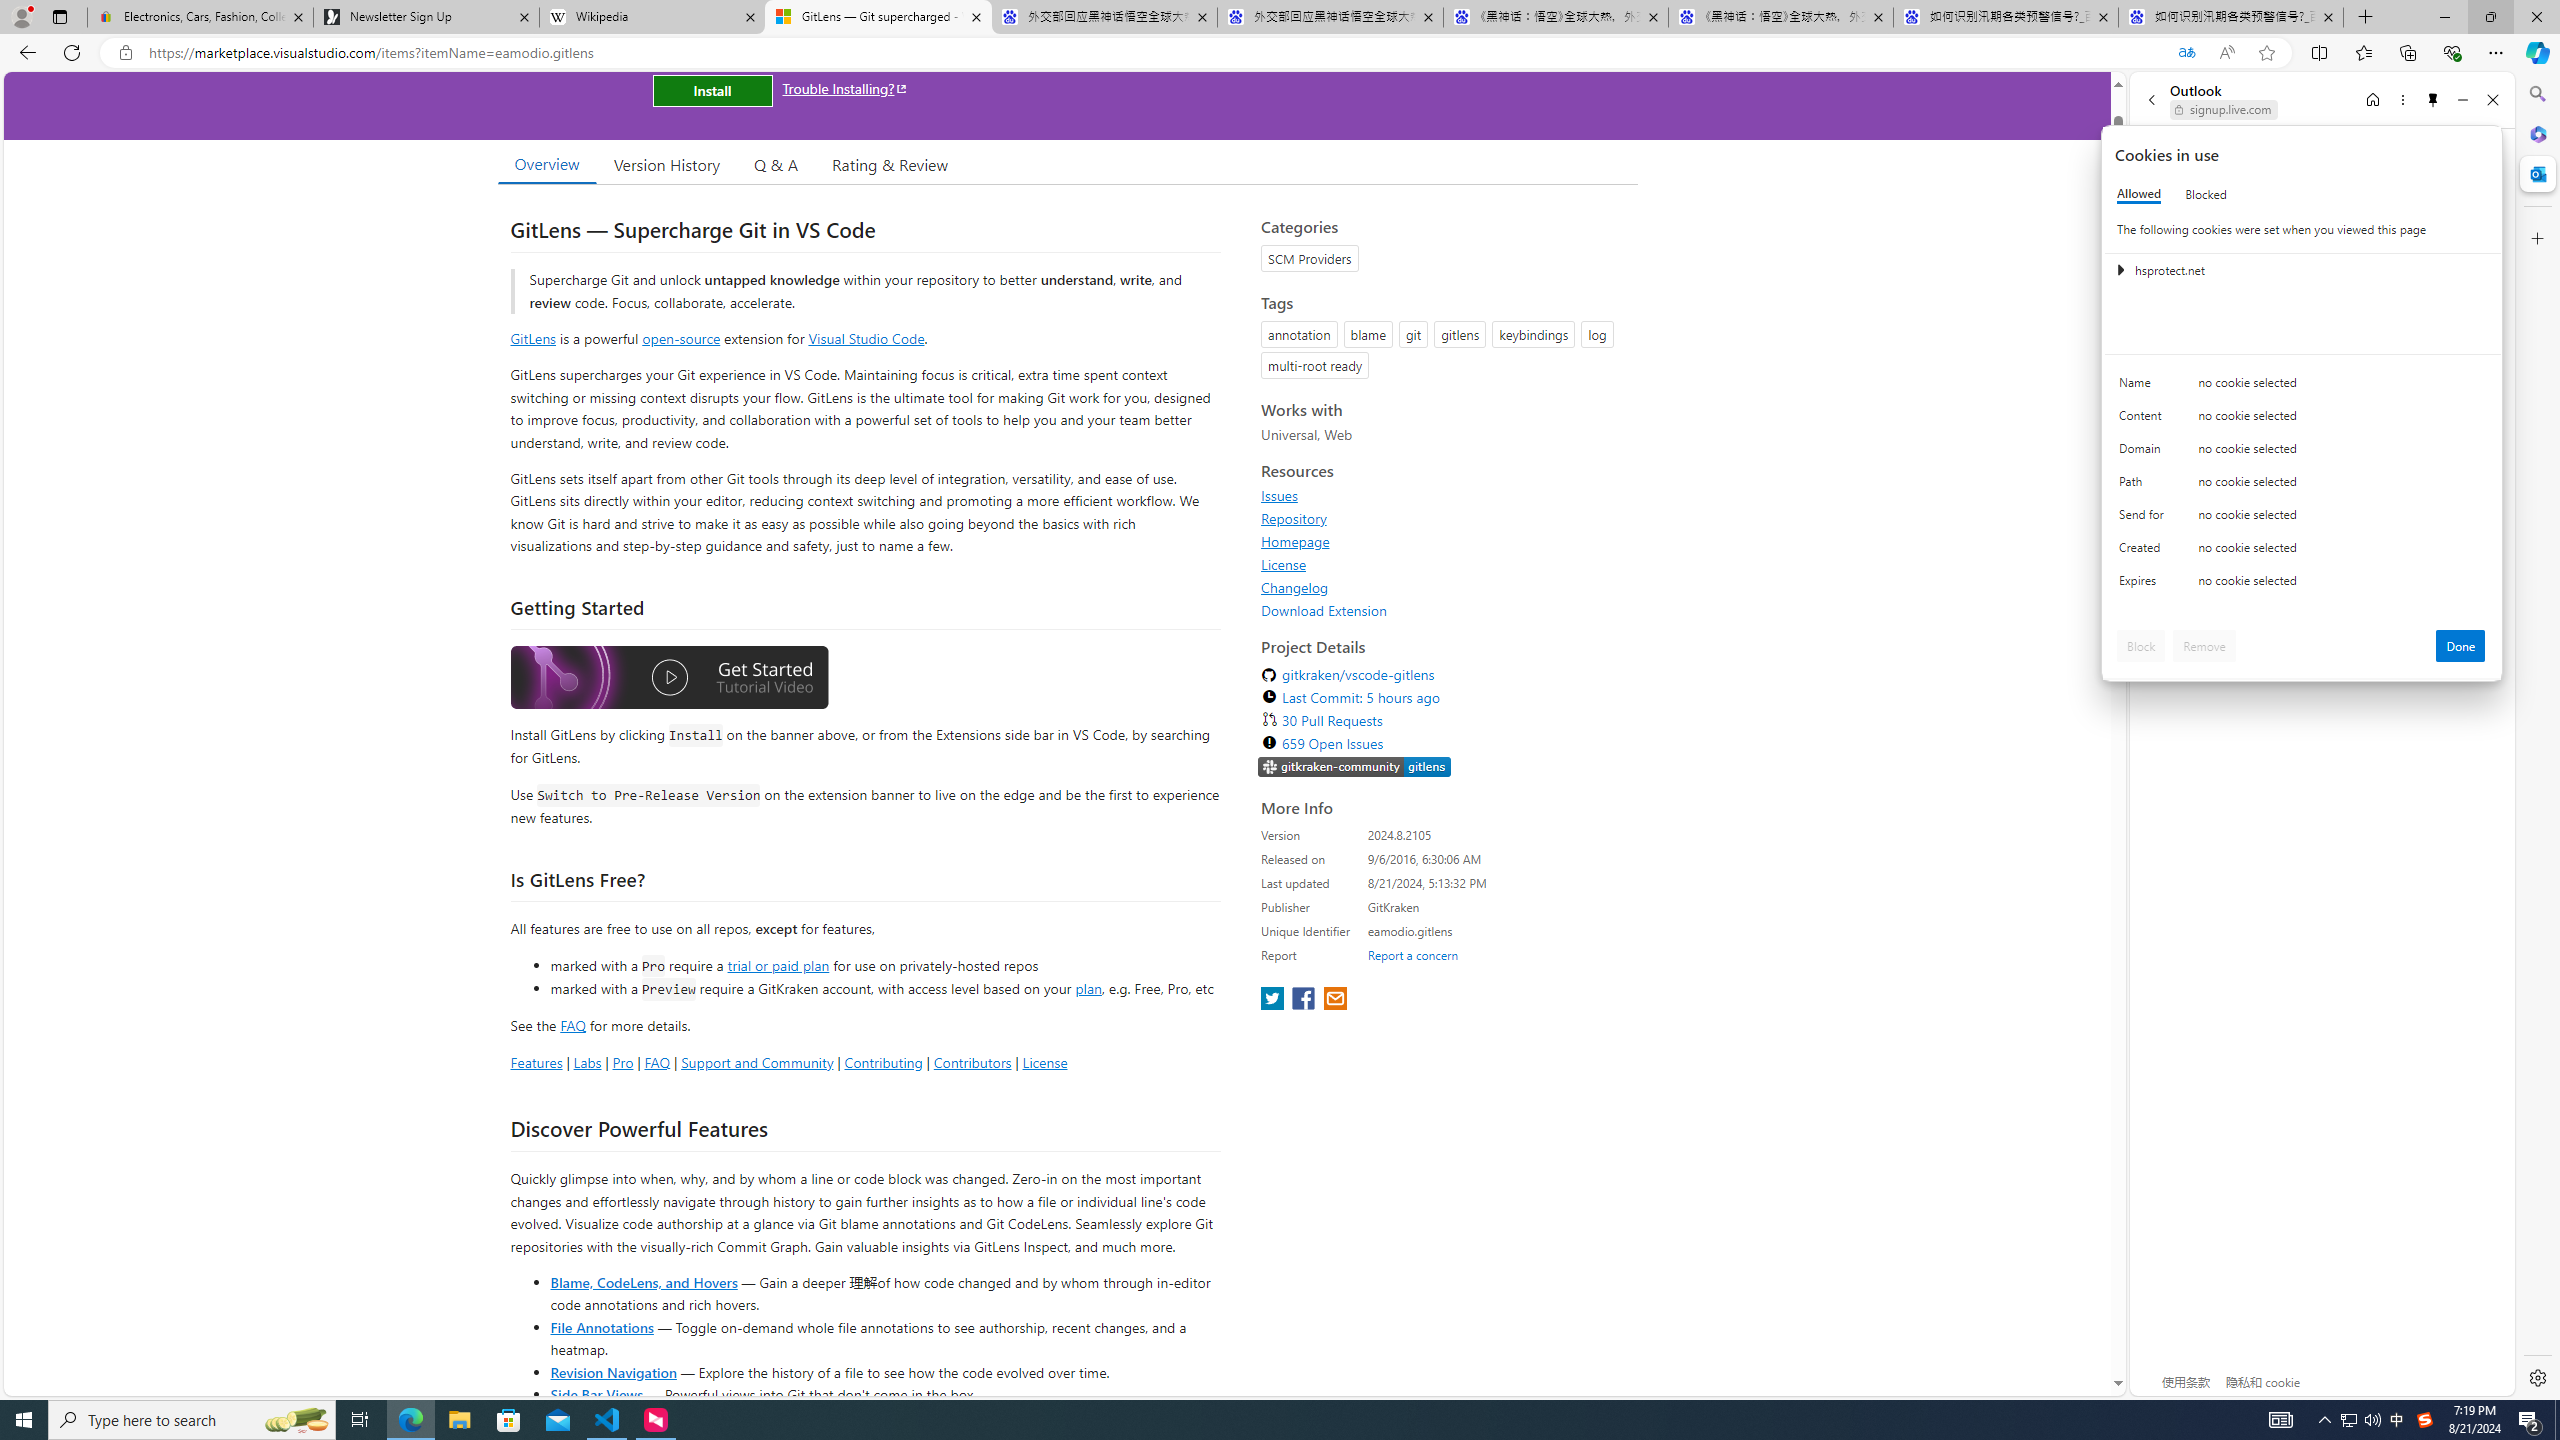  Describe the element at coordinates (2302, 585) in the screenshot. I see `'Class: c0153 c0157'` at that location.